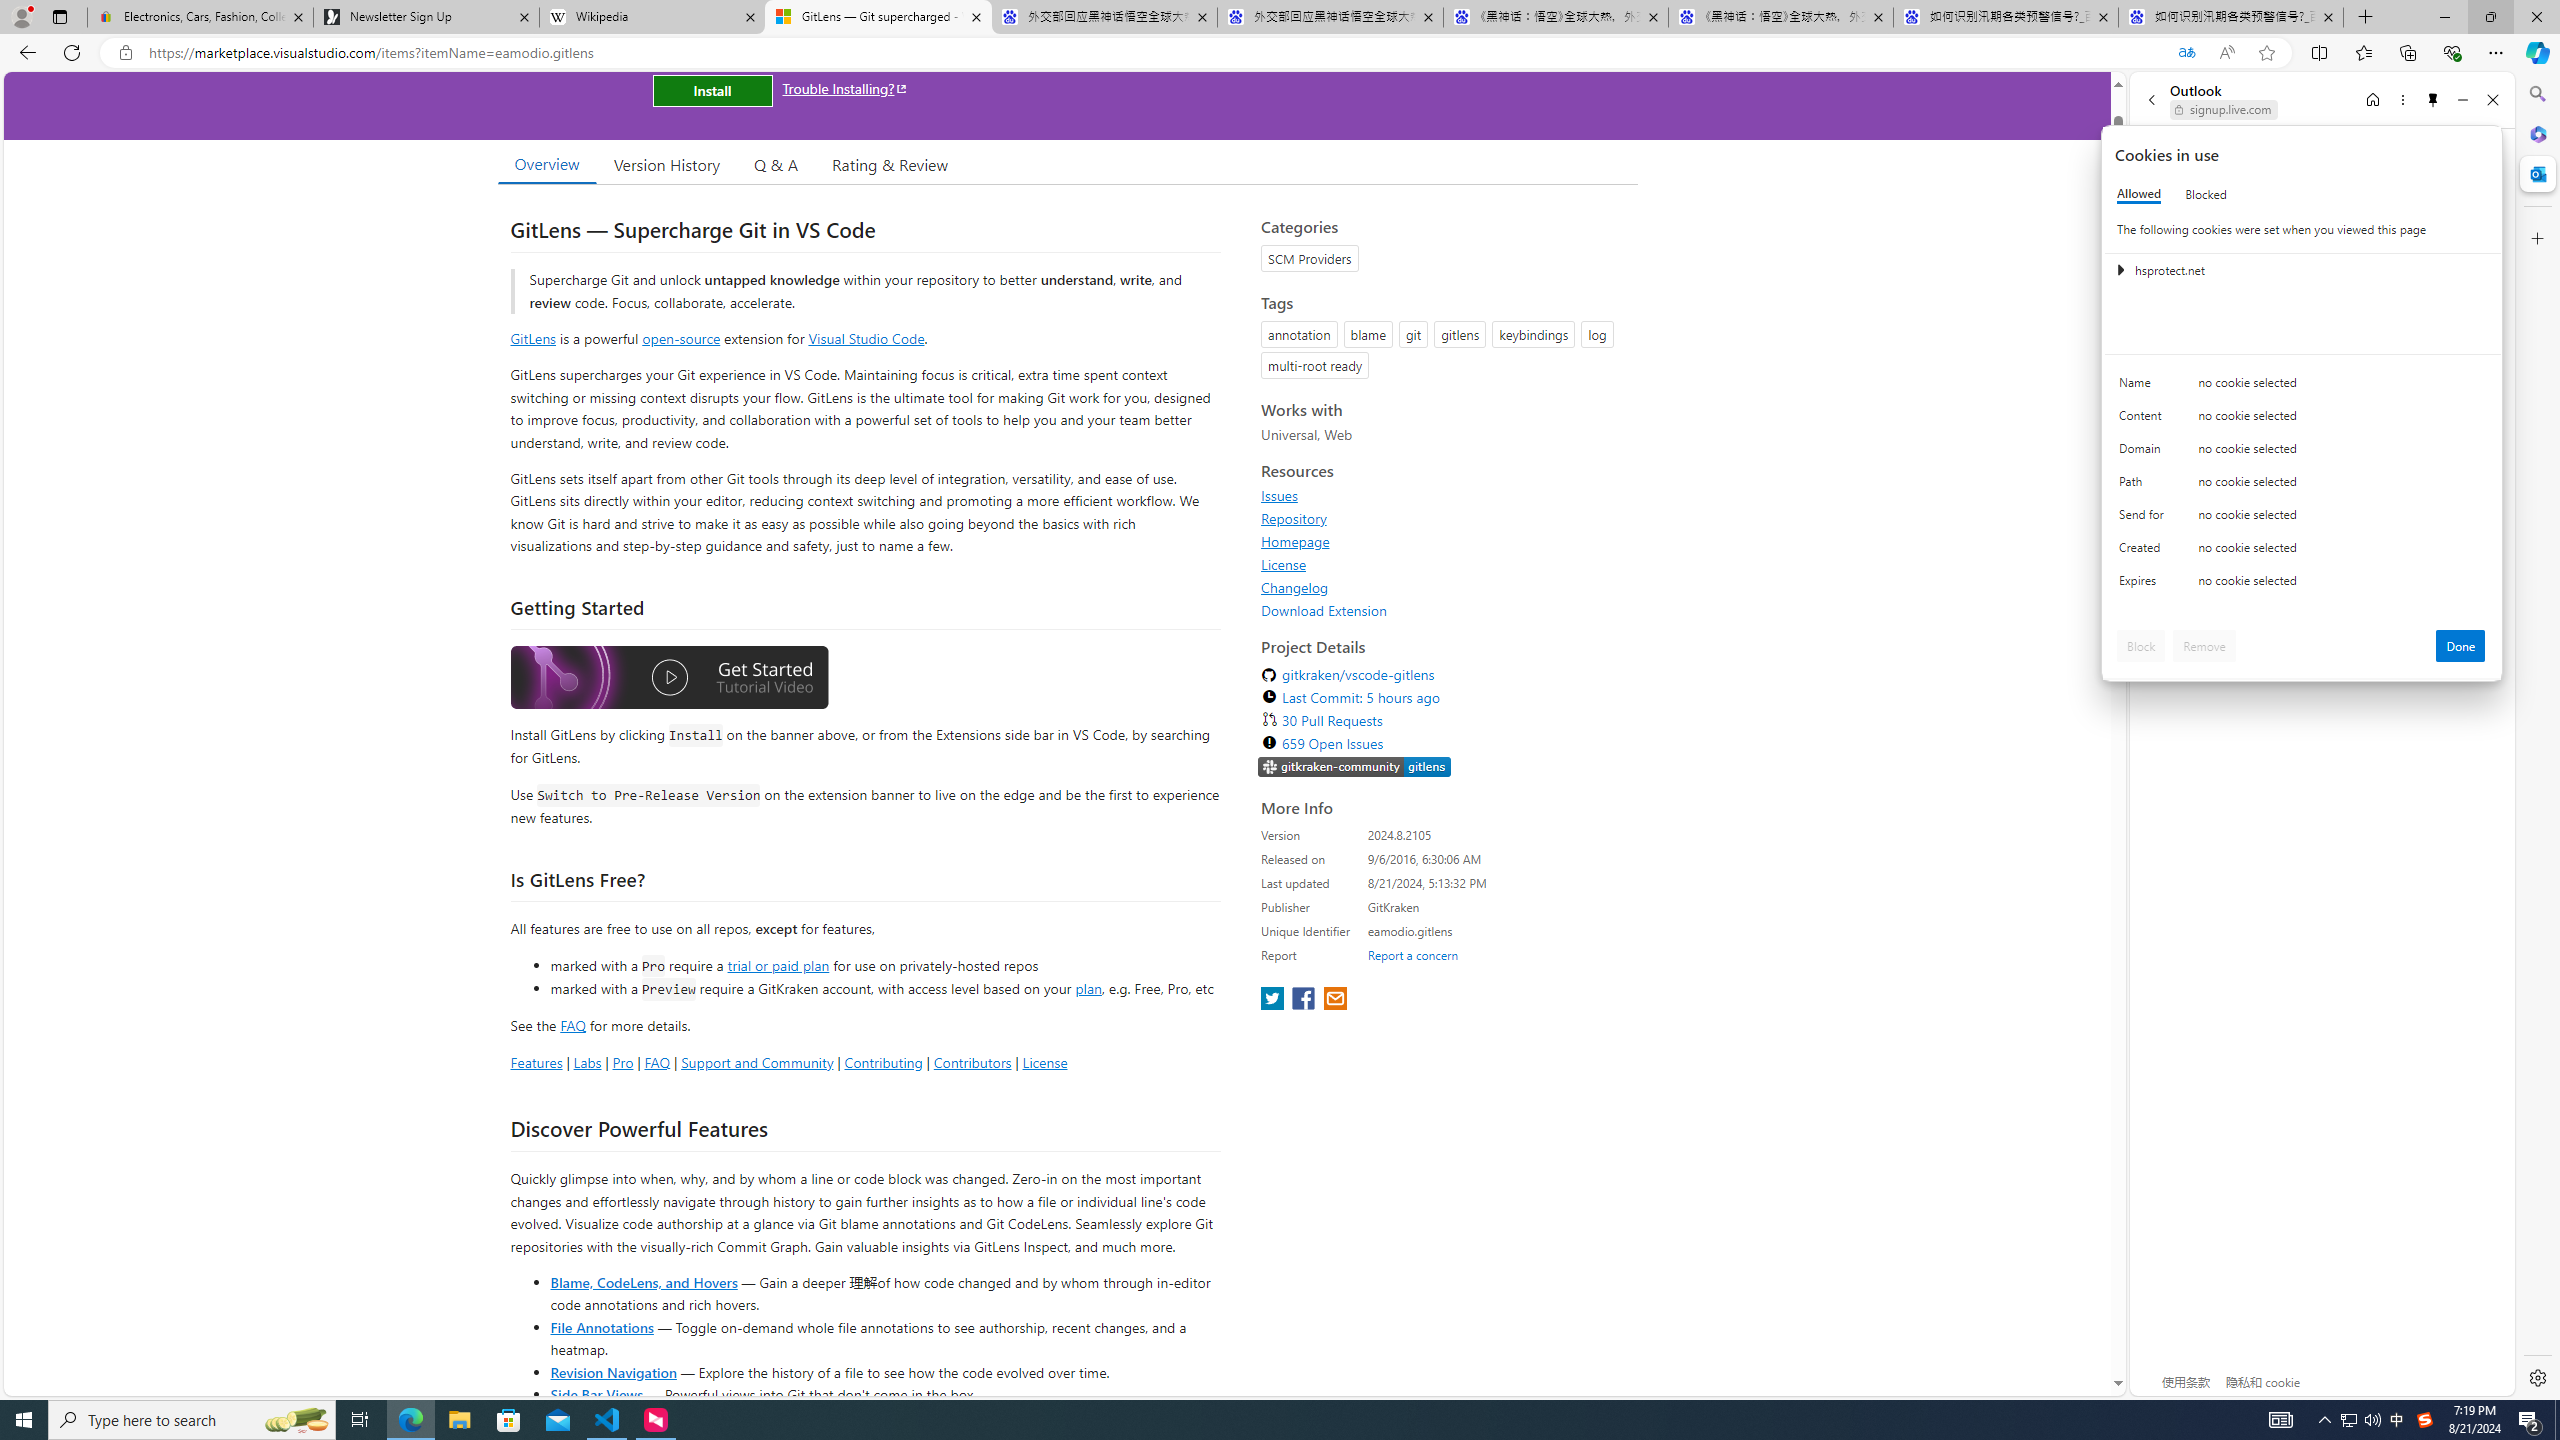  Describe the element at coordinates (2302, 585) in the screenshot. I see `'Class: c0153 c0157'` at that location.